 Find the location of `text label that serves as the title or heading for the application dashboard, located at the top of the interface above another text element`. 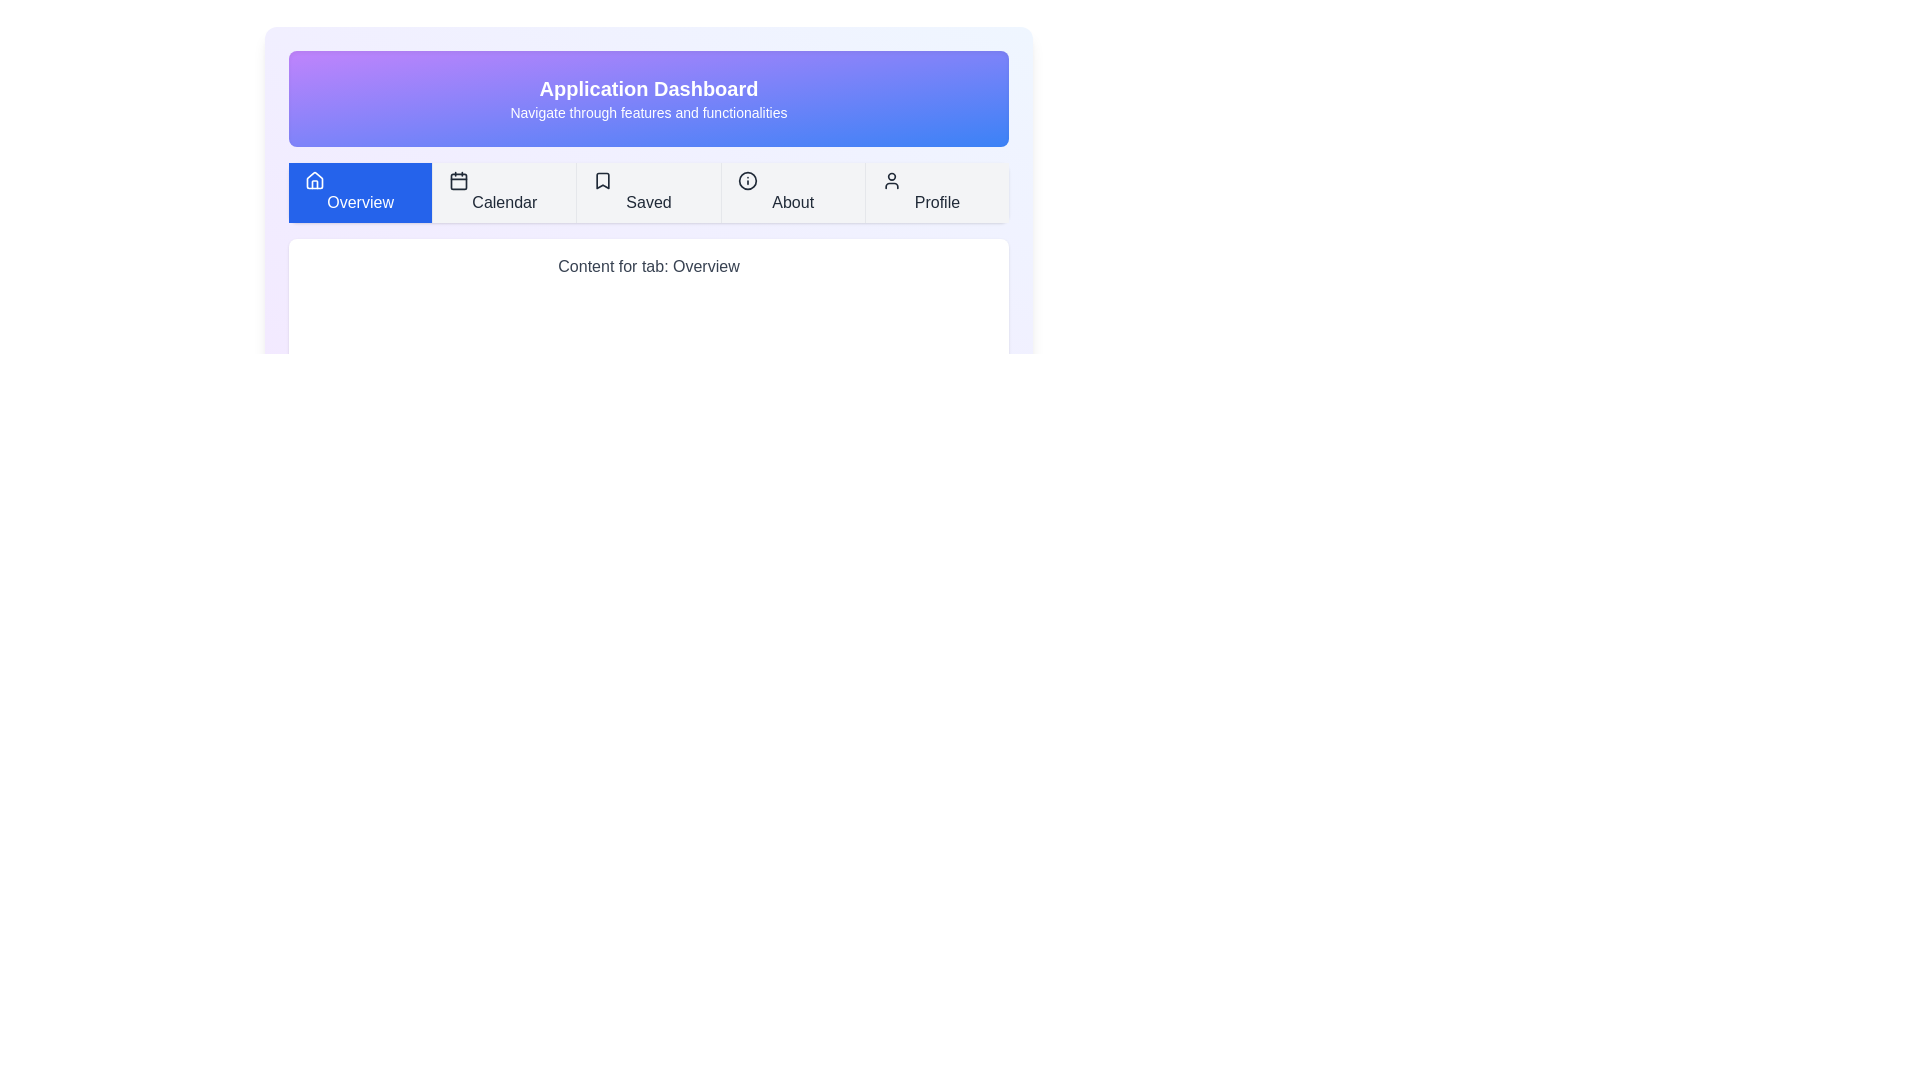

text label that serves as the title or heading for the application dashboard, located at the top of the interface above another text element is located at coordinates (648, 87).